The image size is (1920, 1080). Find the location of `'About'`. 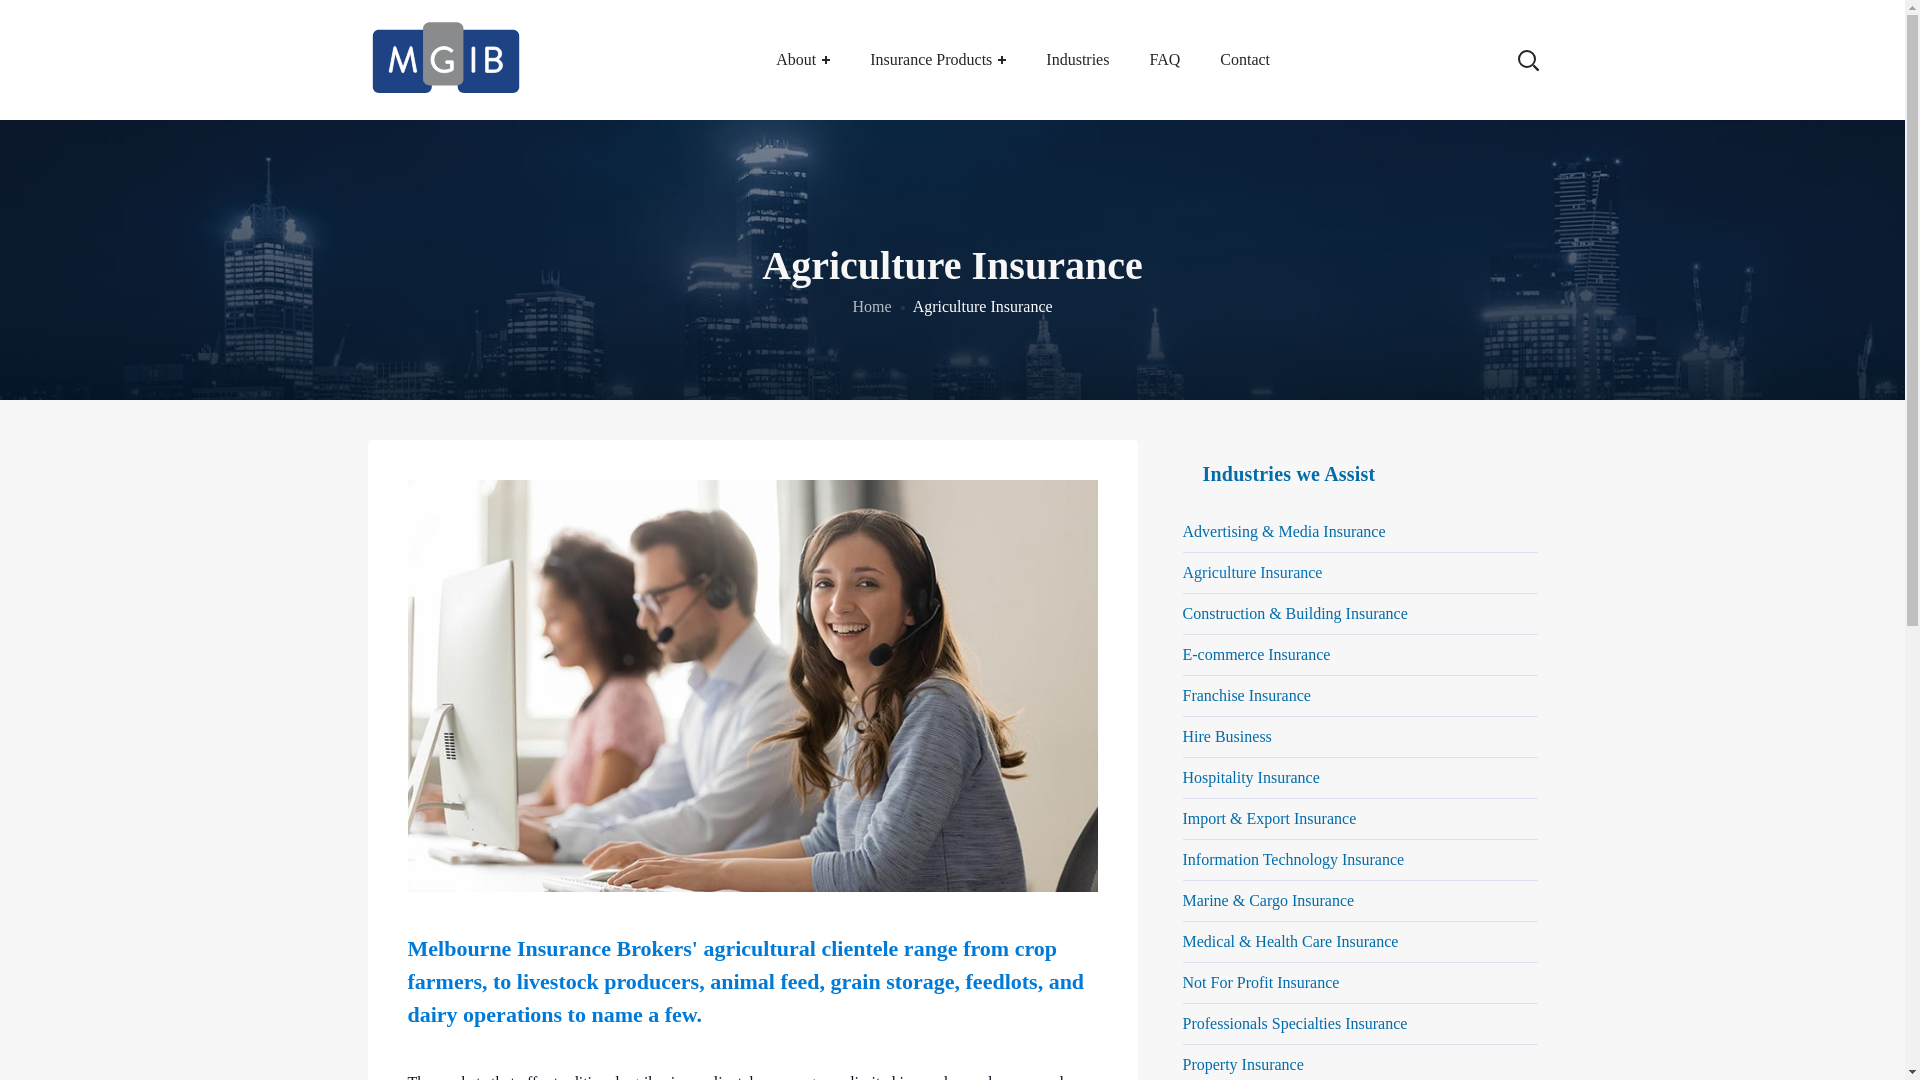

'About' is located at coordinates (802, 59).